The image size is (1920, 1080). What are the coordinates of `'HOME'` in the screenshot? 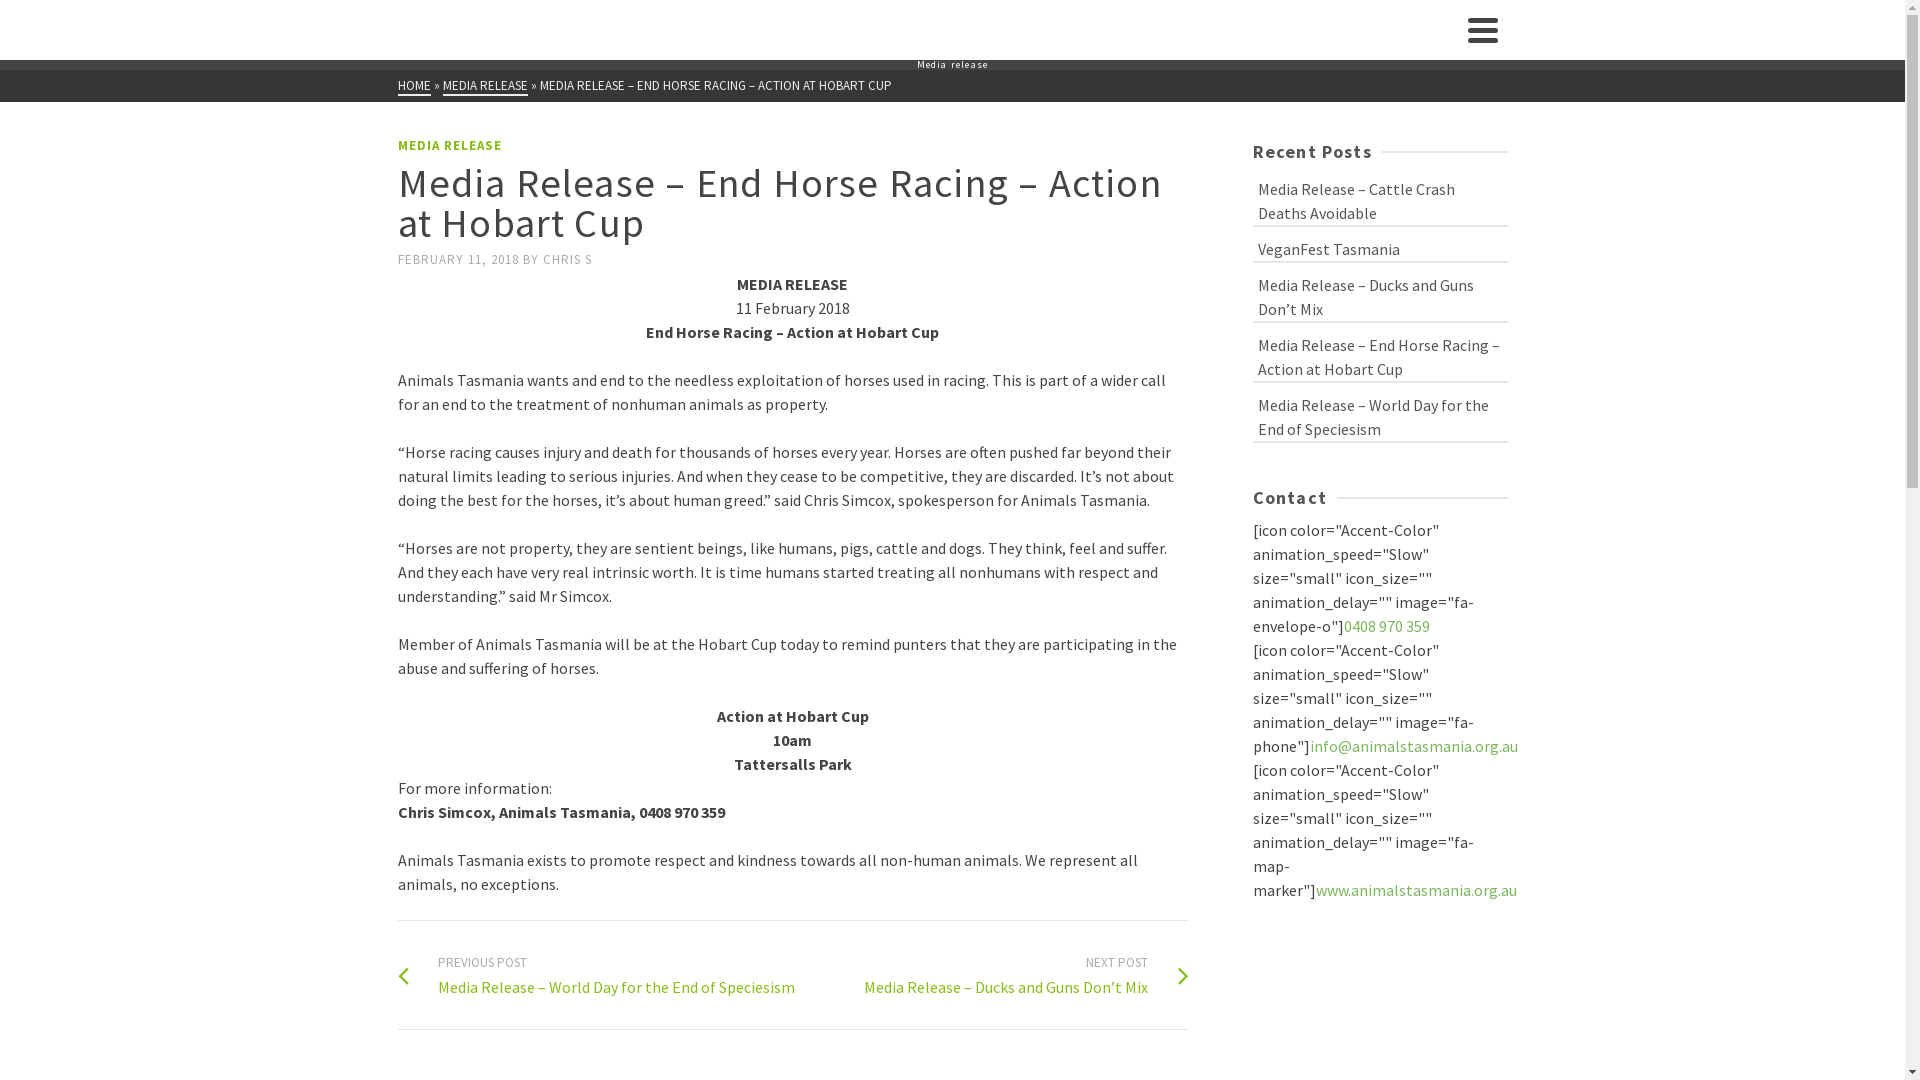 It's located at (413, 85).